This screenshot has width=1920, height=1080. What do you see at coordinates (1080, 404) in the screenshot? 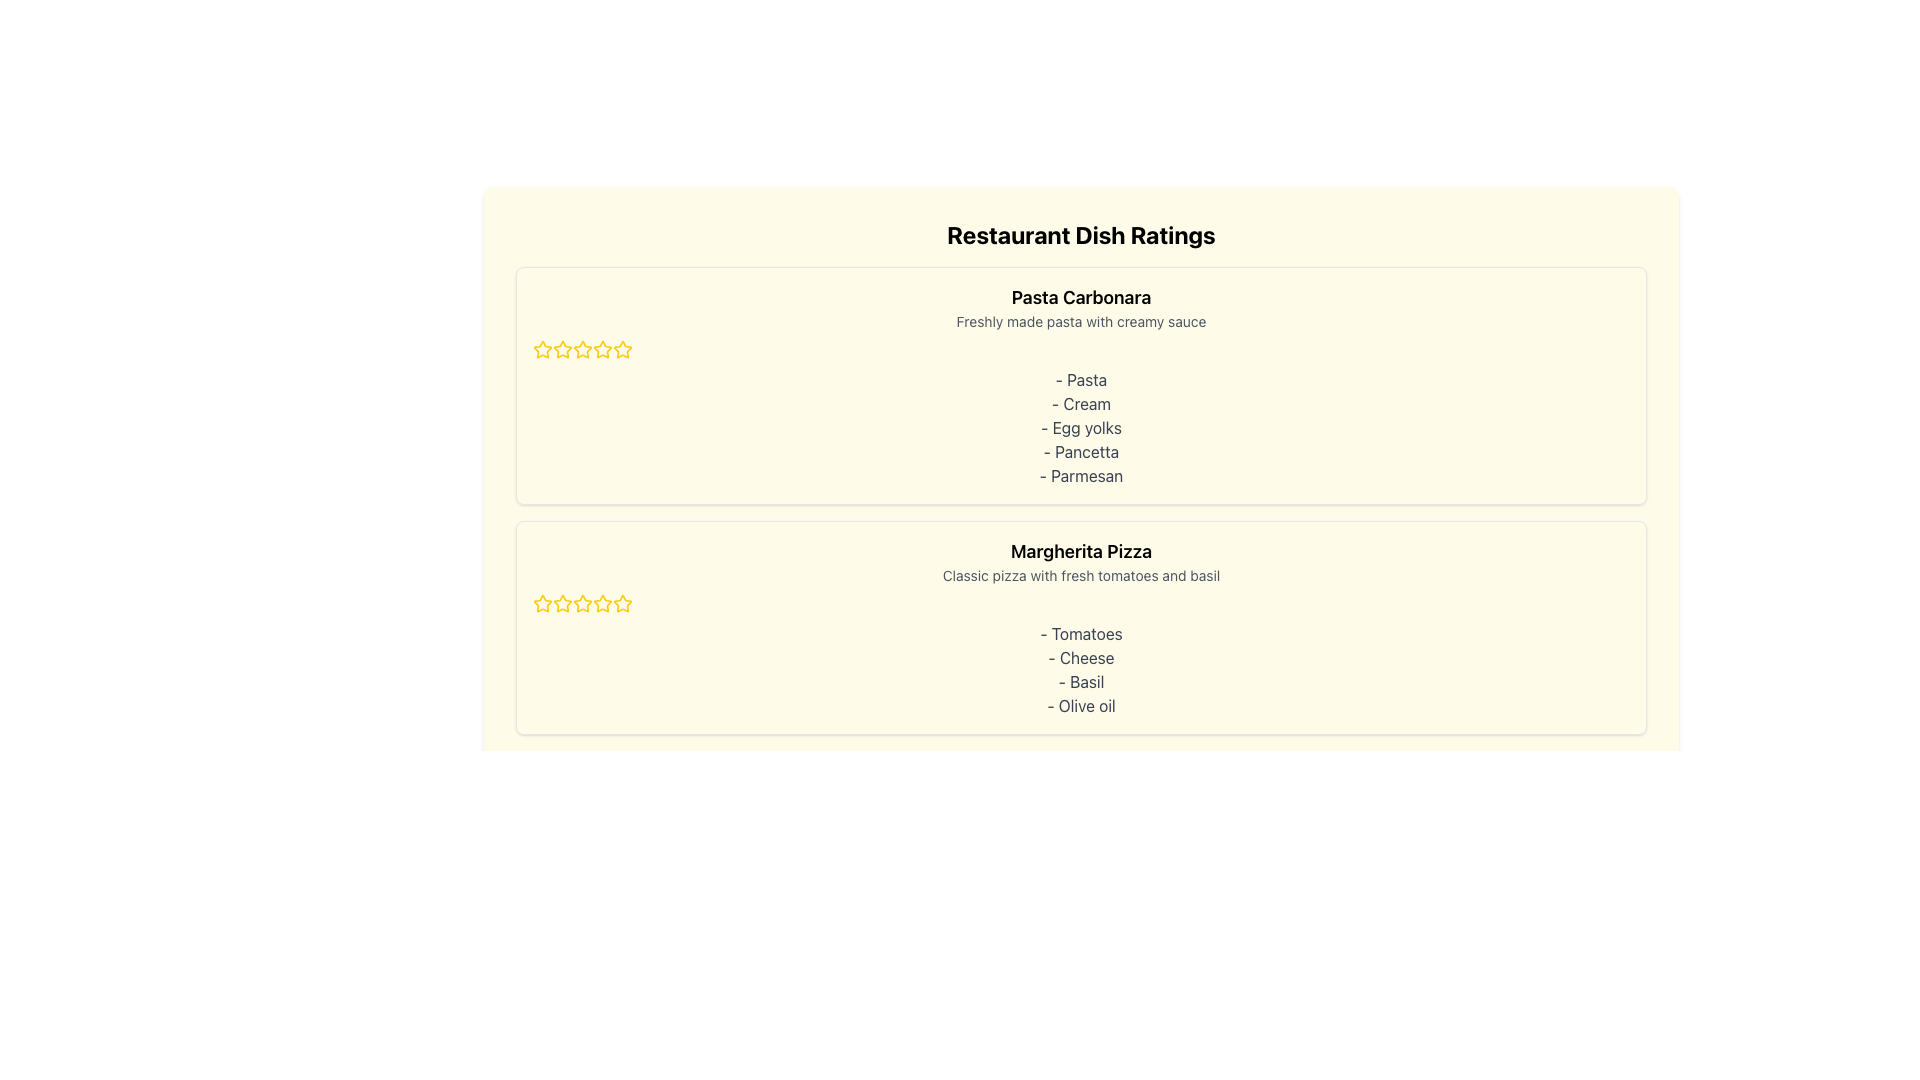
I see `text element displaying '- Cream' that is styled in a serif font and is the second item in a bulleted list under the heading 'Pasta Carbonara'` at bounding box center [1080, 404].